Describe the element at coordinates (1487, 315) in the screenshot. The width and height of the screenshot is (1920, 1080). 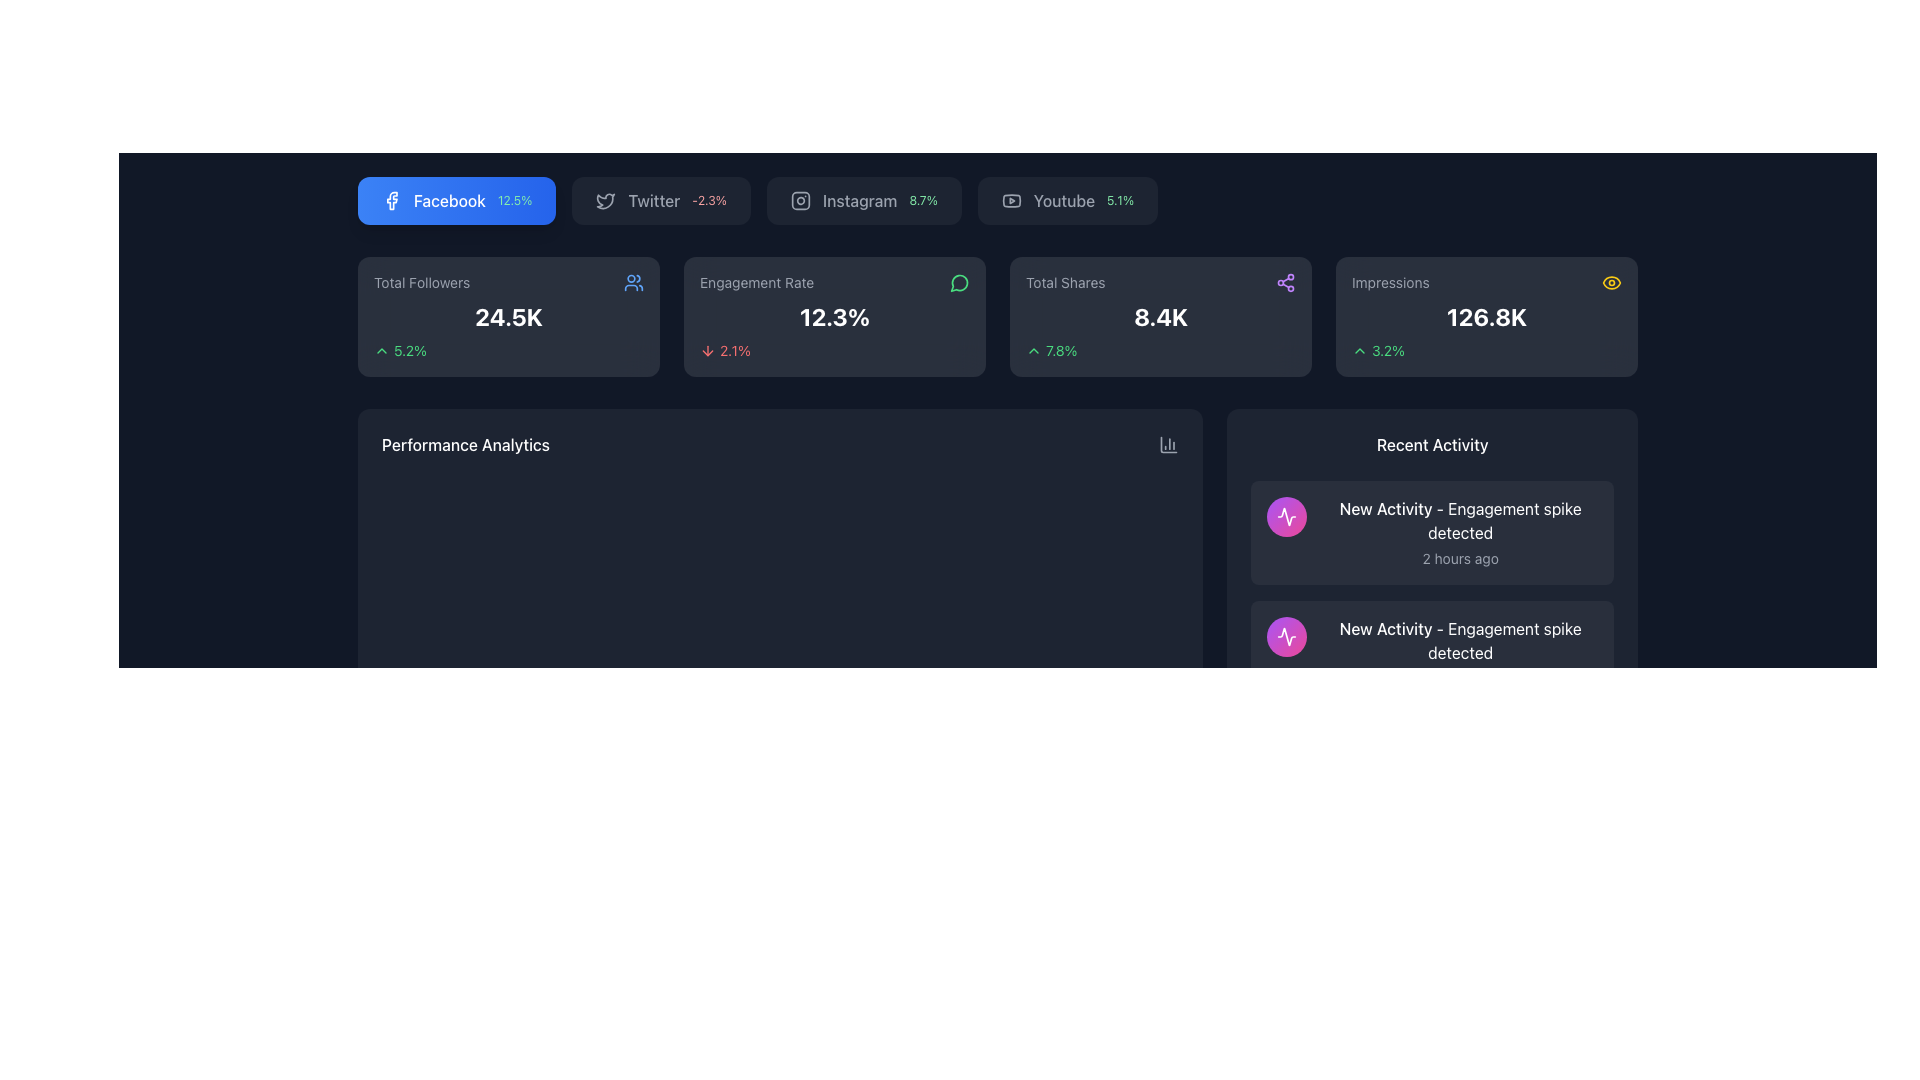
I see `the fourth Metric display card that shows the 'Impressions' metric, located at the far right of the grid` at that location.